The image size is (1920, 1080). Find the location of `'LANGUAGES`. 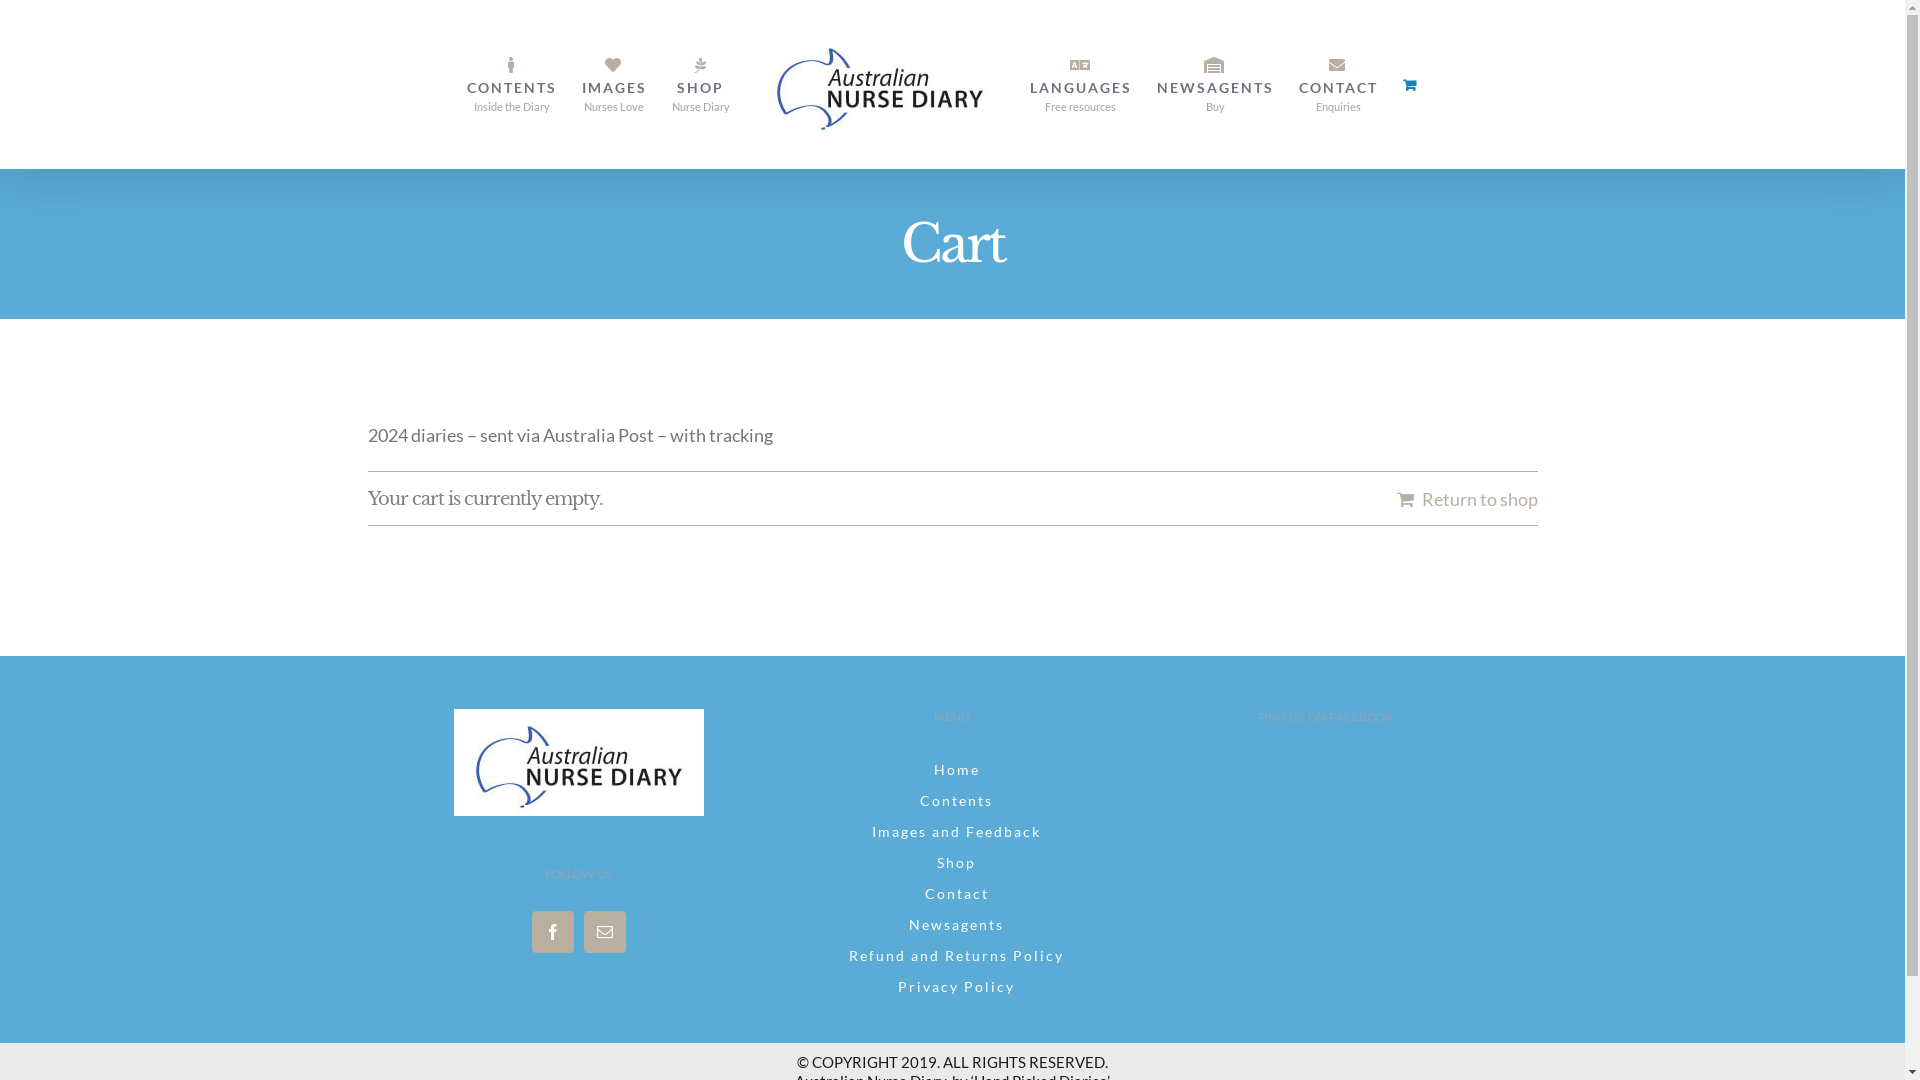

'LANGUAGES is located at coordinates (1030, 83).